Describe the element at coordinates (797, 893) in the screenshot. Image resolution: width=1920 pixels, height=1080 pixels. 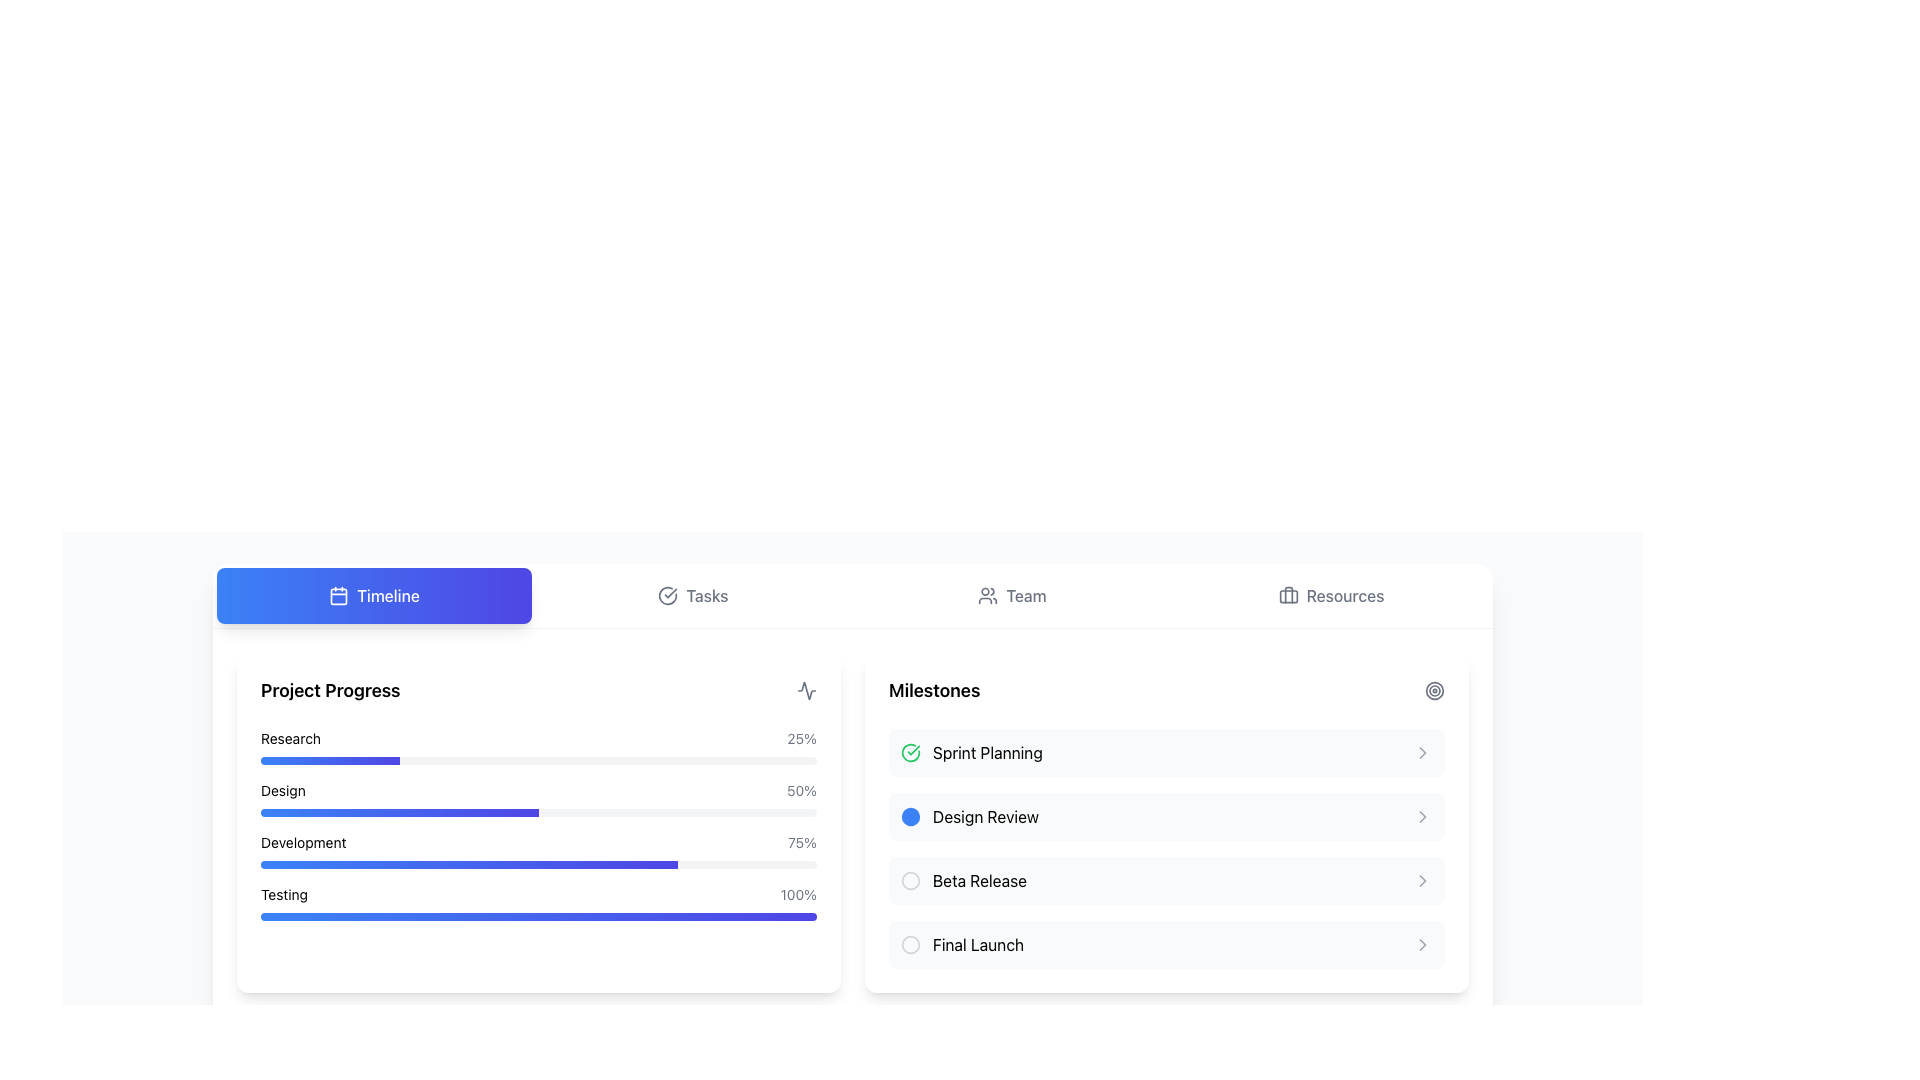
I see `the Text label that indicates the percent completion of the 'Testing' task, located at the bottom-right corner of the 'Project Progress' section` at that location.